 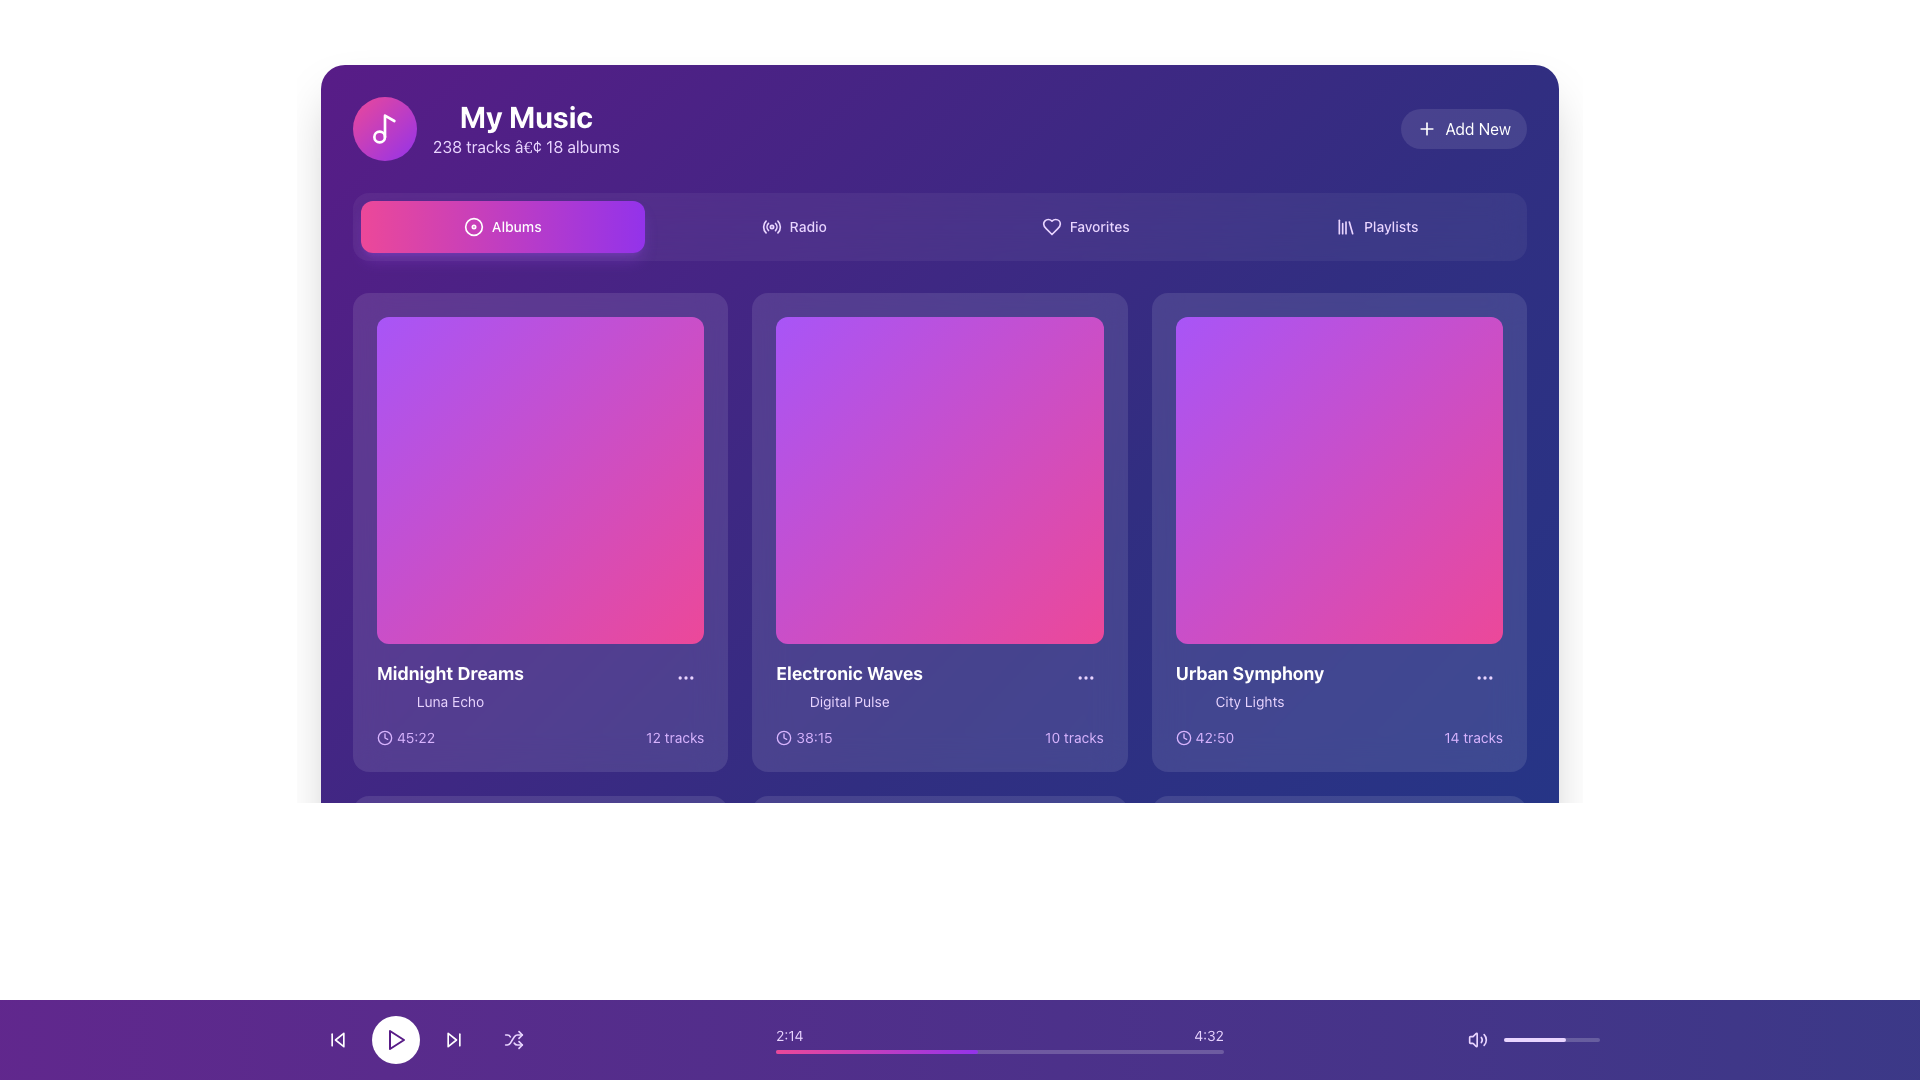 I want to click on the visual properties of the icon located in the lower-left corner of the card for the music album 'Midnight Dreams', adjacent to the duration text '45:22', so click(x=384, y=737).